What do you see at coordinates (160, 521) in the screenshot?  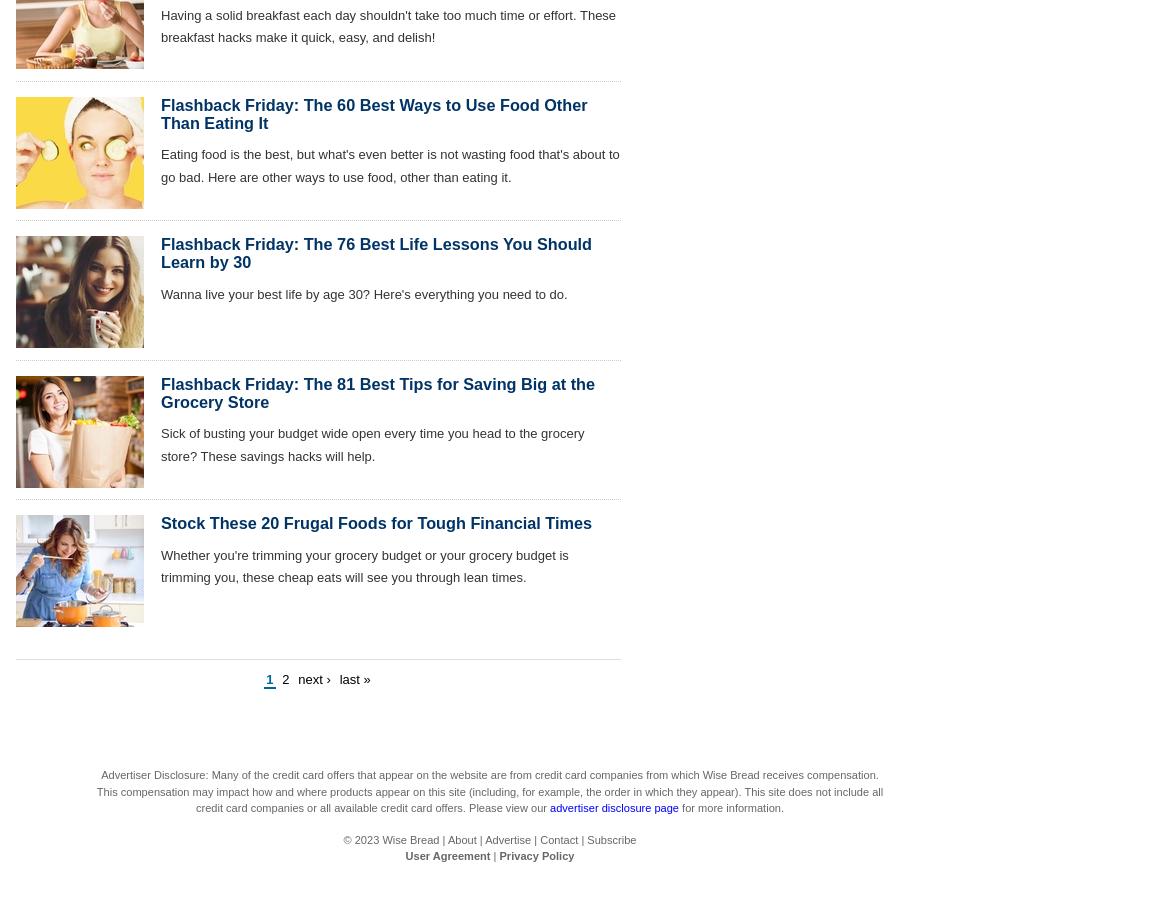 I see `'Stock These 20 Frugal Foods for Tough Financial Times'` at bounding box center [160, 521].